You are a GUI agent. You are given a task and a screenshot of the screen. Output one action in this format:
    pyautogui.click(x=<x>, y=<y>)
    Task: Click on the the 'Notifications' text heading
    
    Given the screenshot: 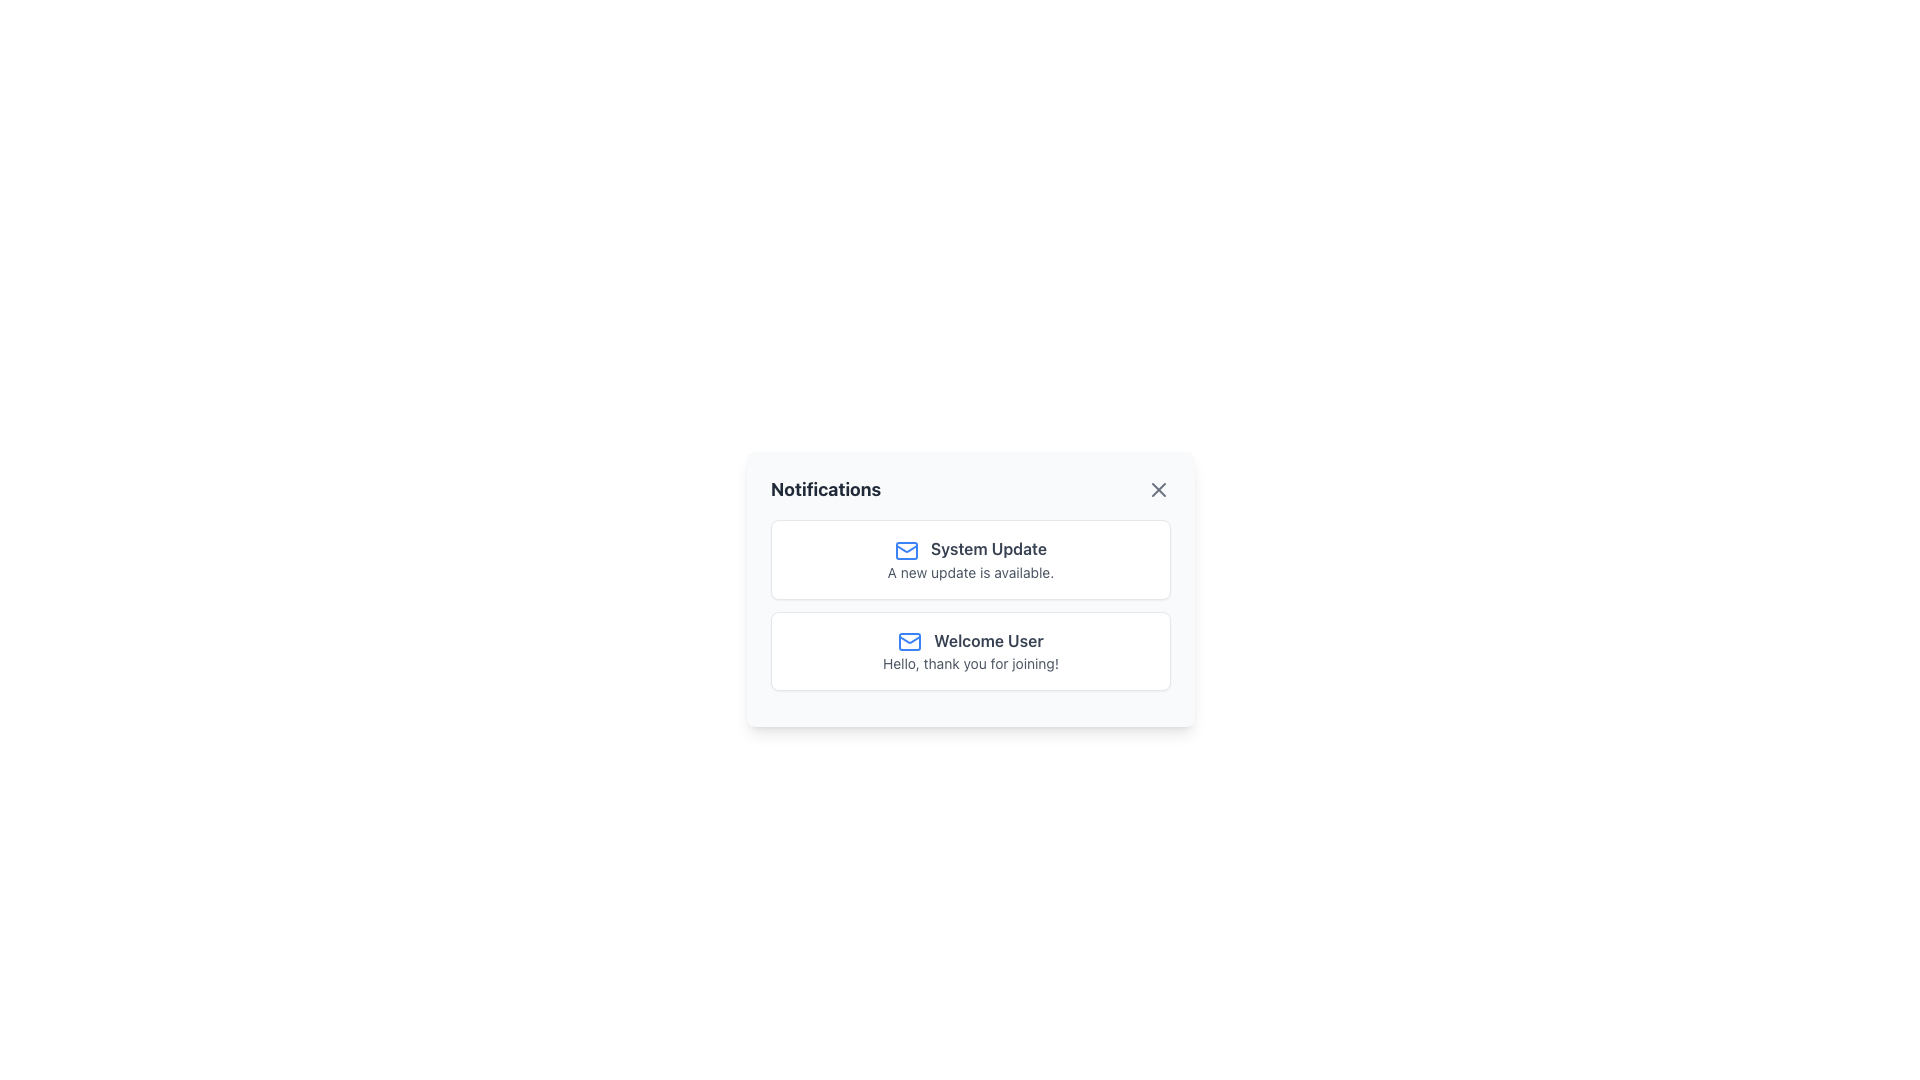 What is the action you would take?
    pyautogui.click(x=826, y=489)
    